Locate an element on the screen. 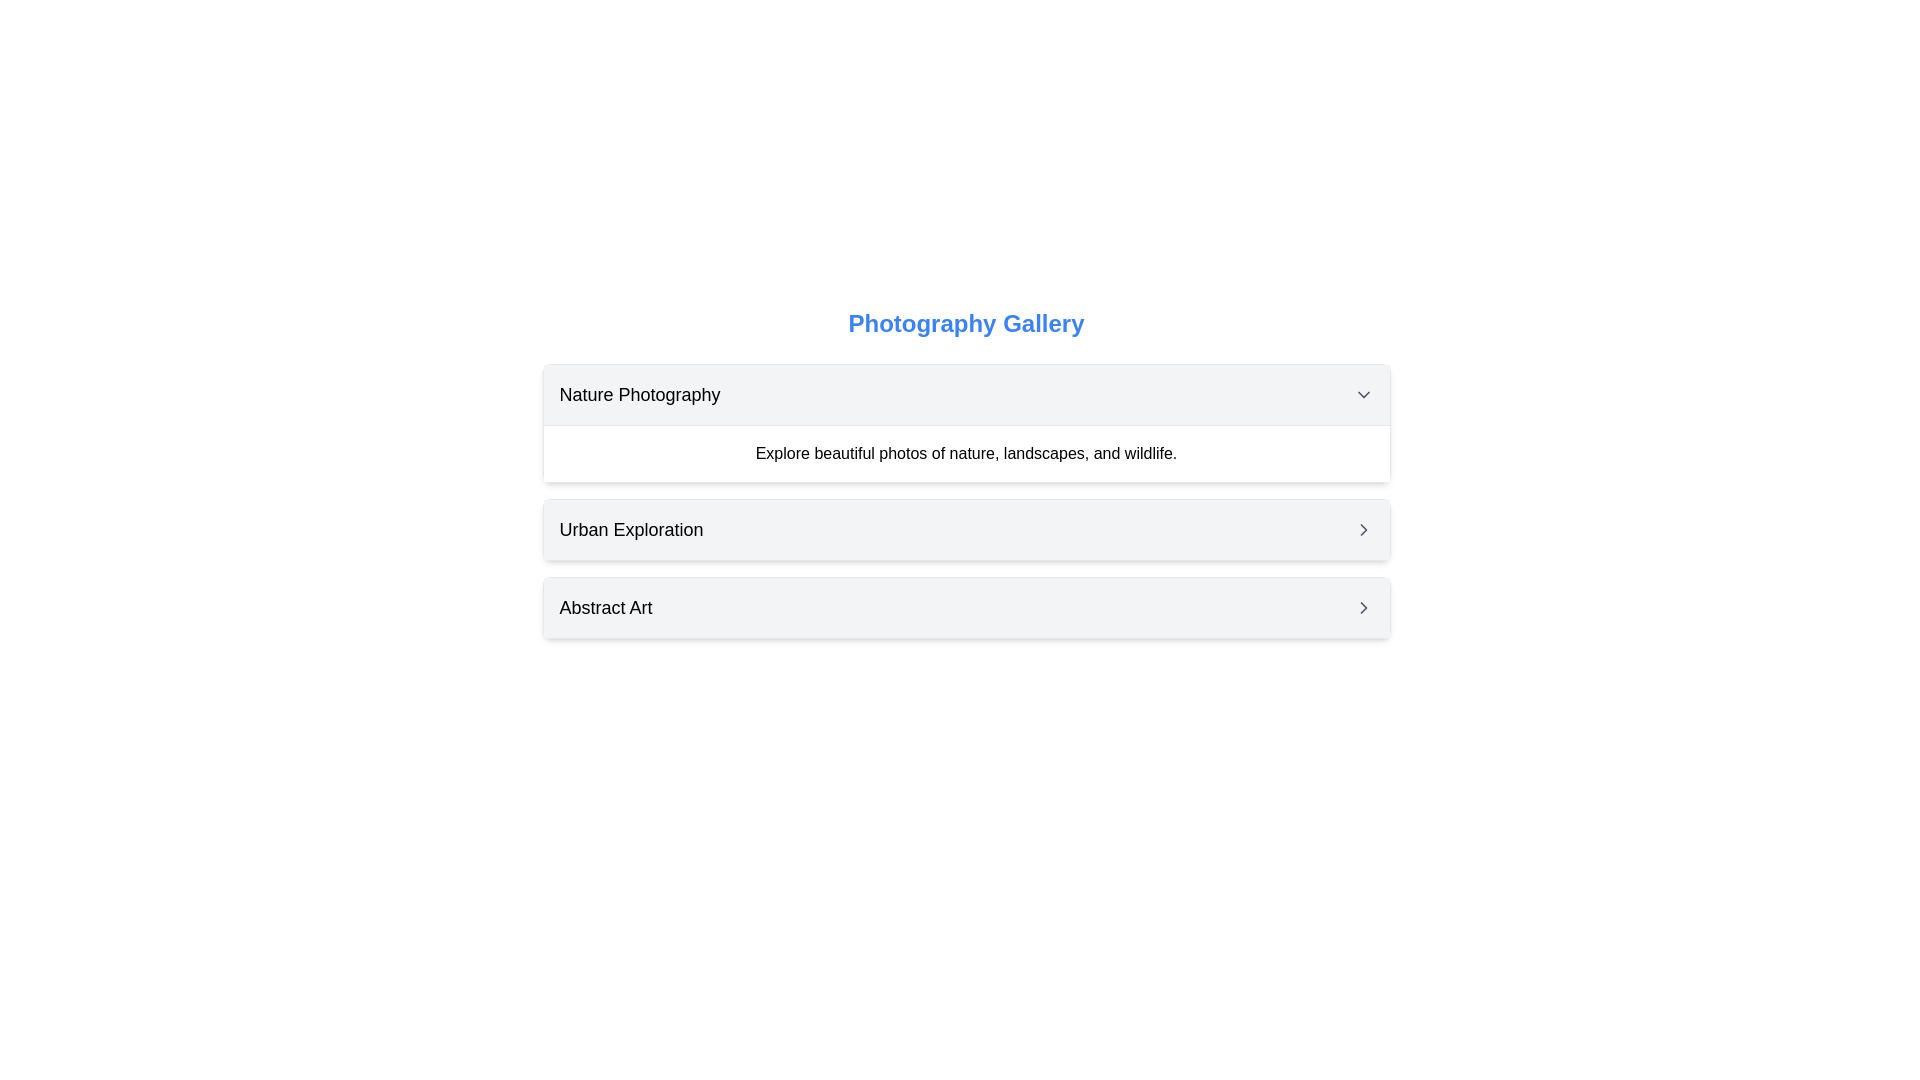 This screenshot has width=1920, height=1080. the 'Urban Exploration' button for keyboard interaction is located at coordinates (966, 528).